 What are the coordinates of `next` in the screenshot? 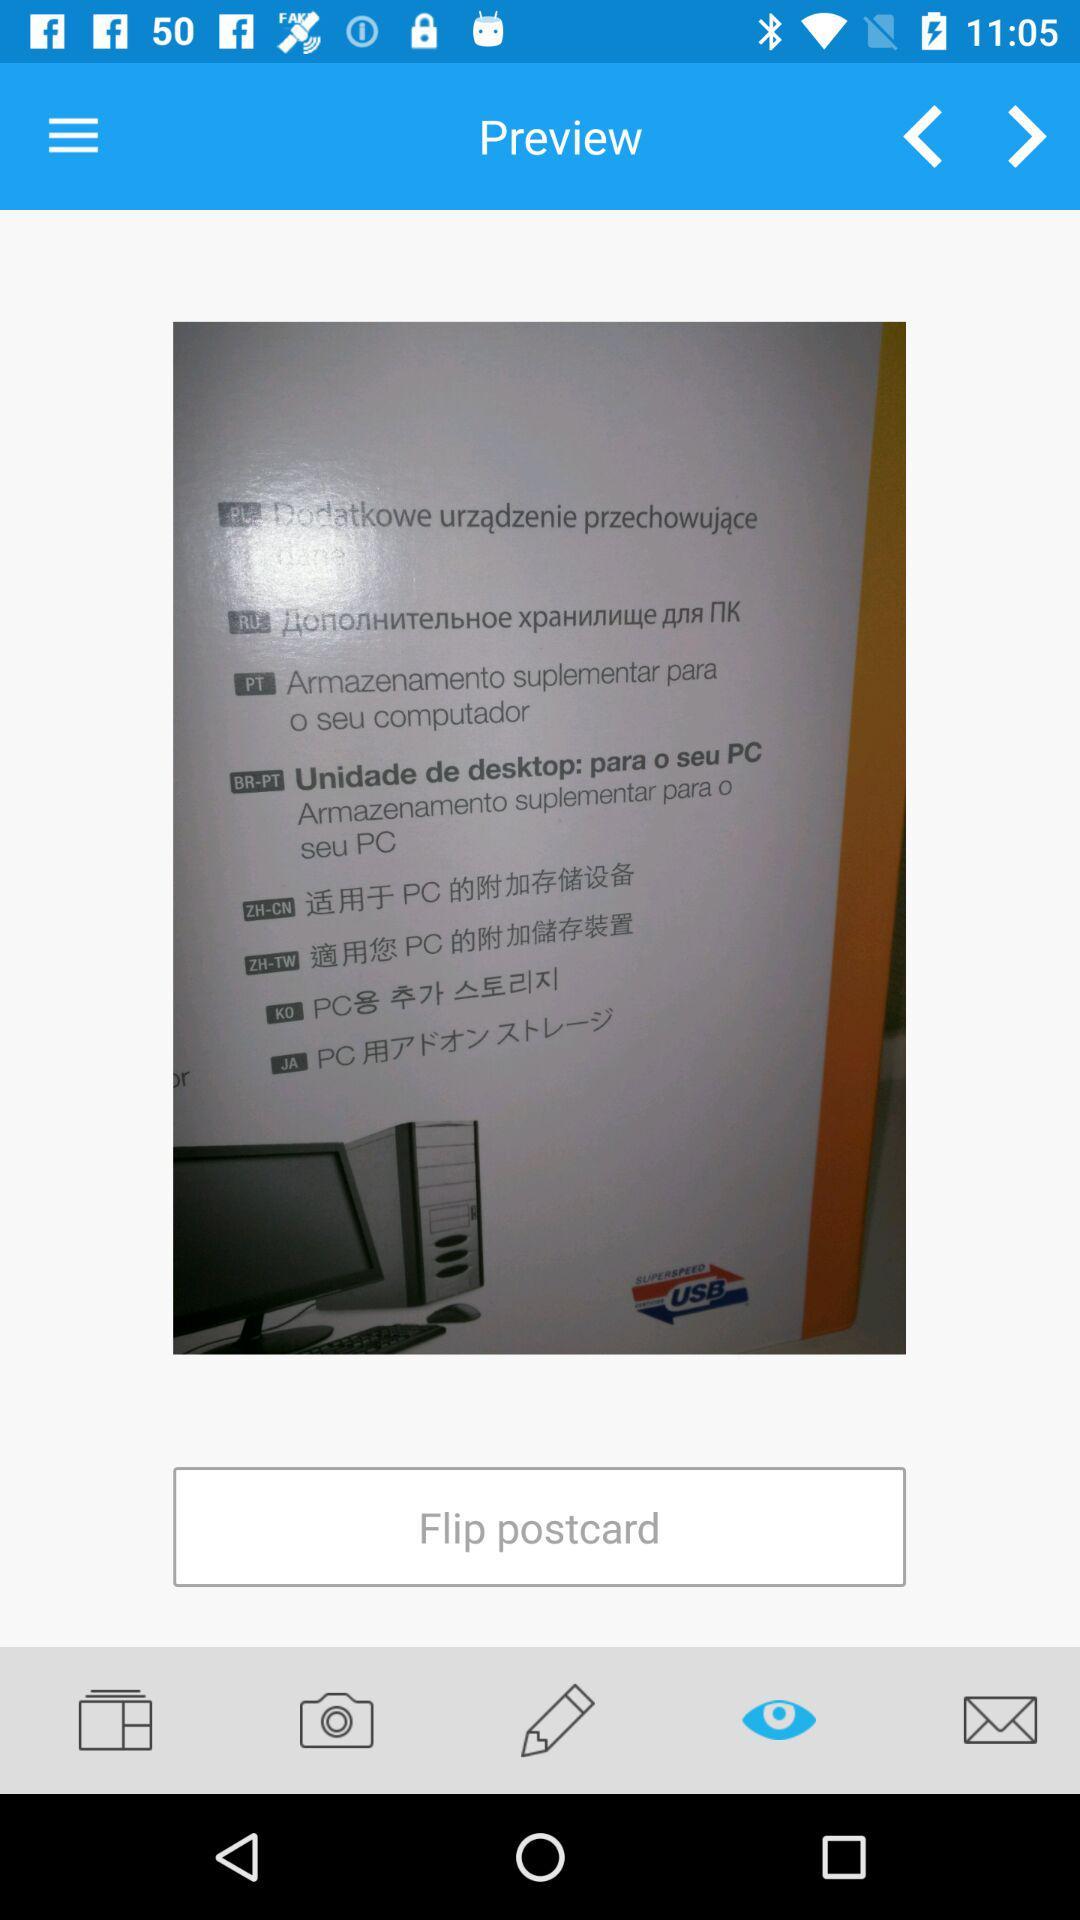 It's located at (1027, 135).